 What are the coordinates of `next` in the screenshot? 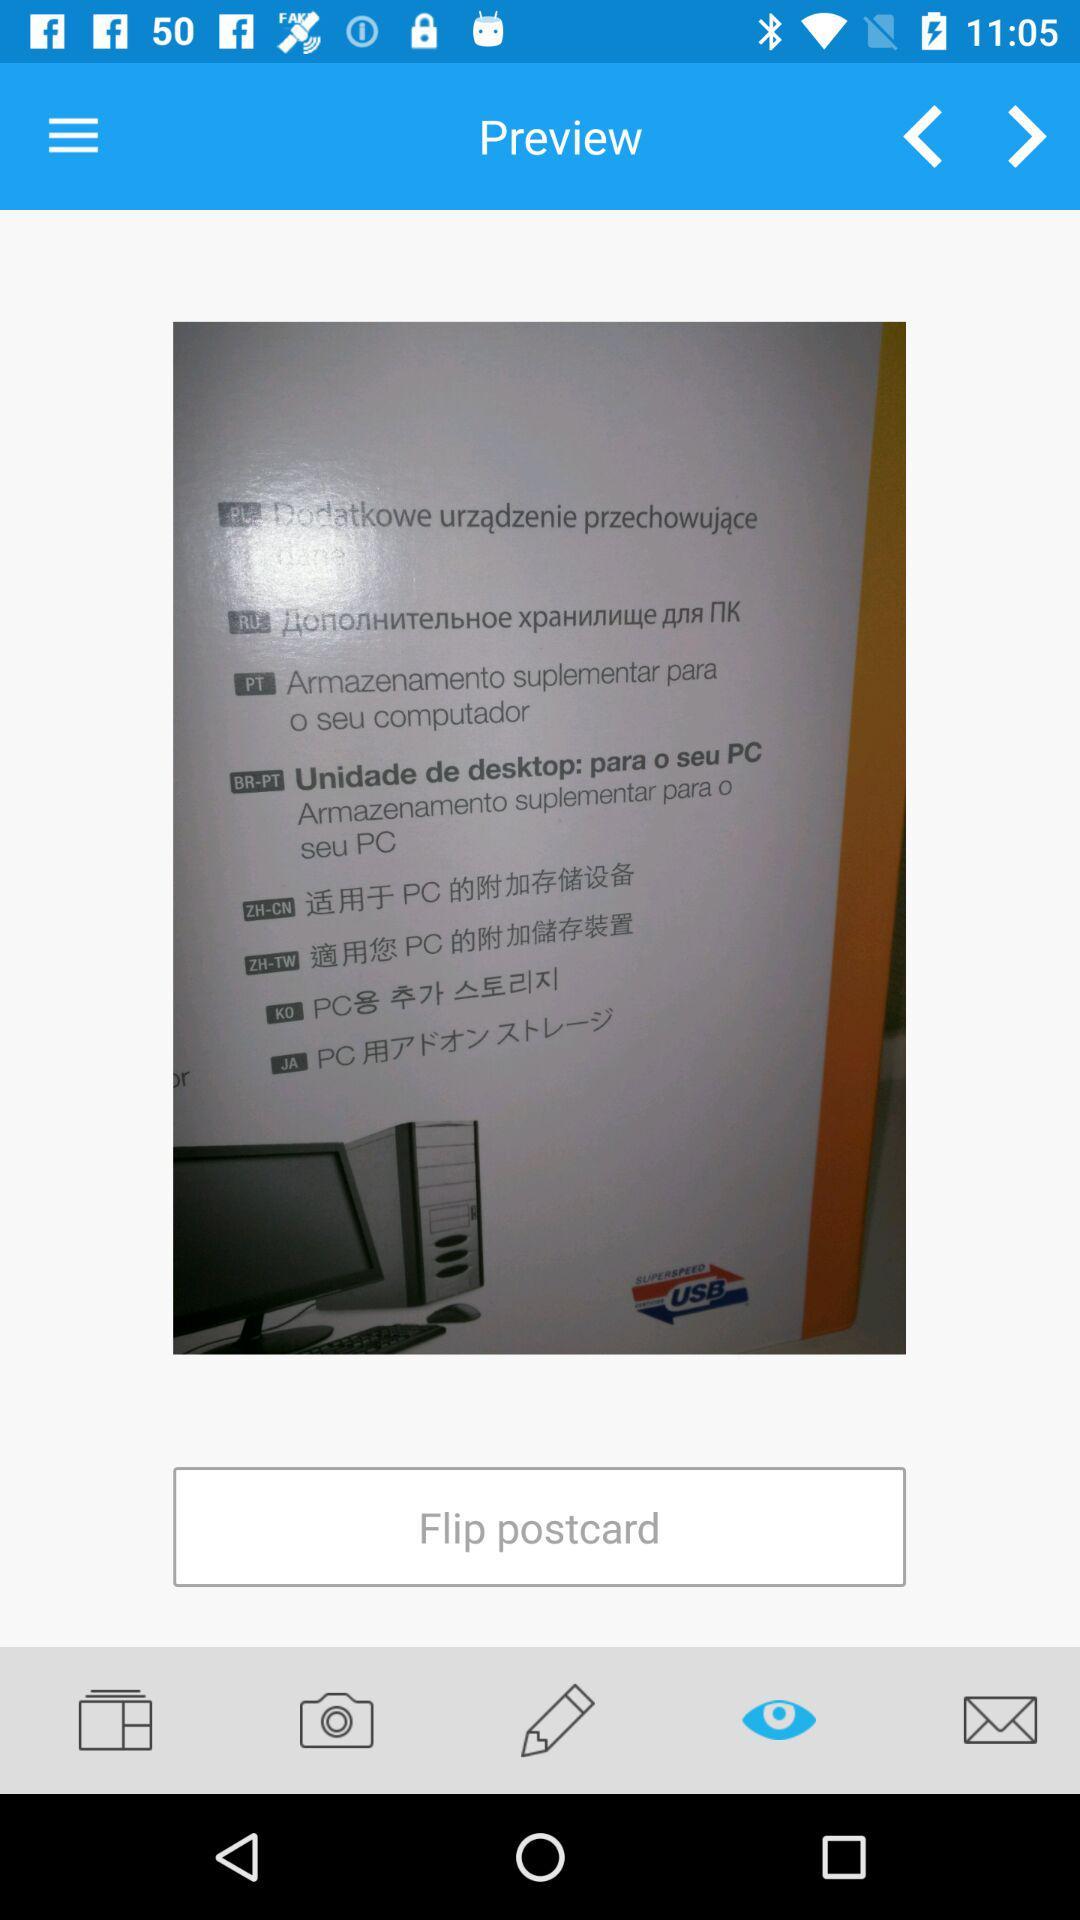 It's located at (1027, 135).